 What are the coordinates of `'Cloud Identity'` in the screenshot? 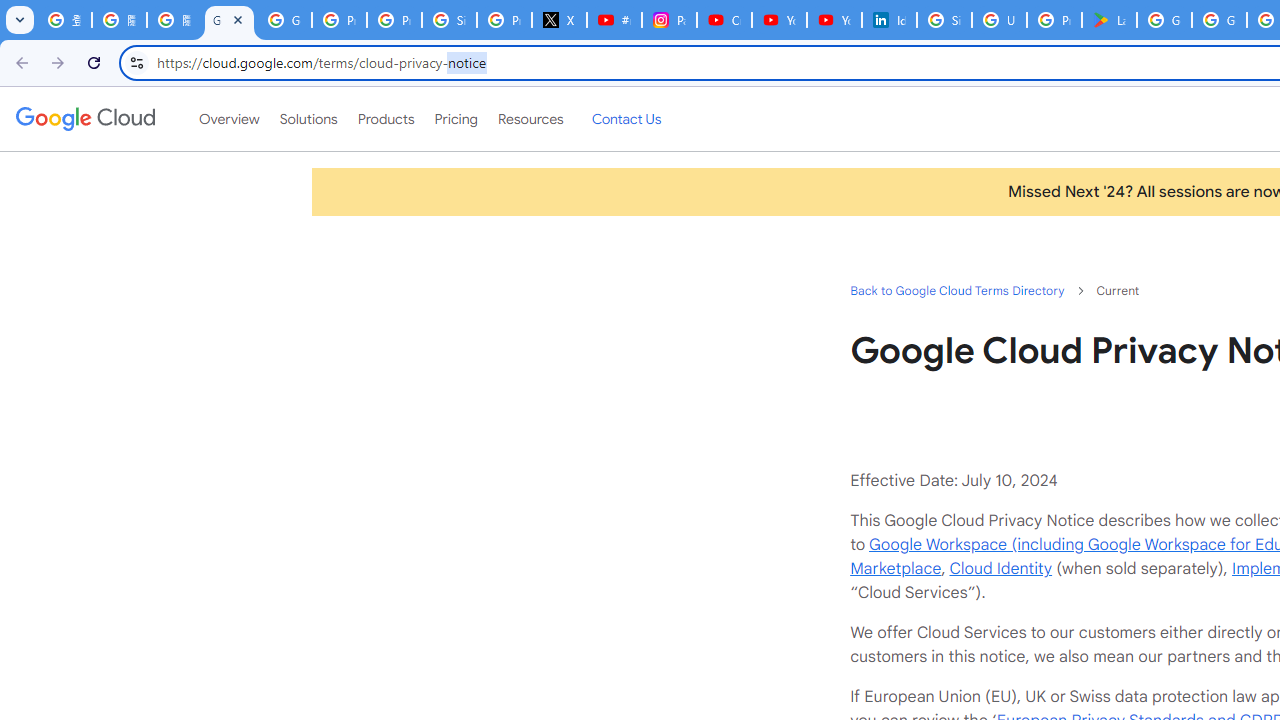 It's located at (1000, 568).